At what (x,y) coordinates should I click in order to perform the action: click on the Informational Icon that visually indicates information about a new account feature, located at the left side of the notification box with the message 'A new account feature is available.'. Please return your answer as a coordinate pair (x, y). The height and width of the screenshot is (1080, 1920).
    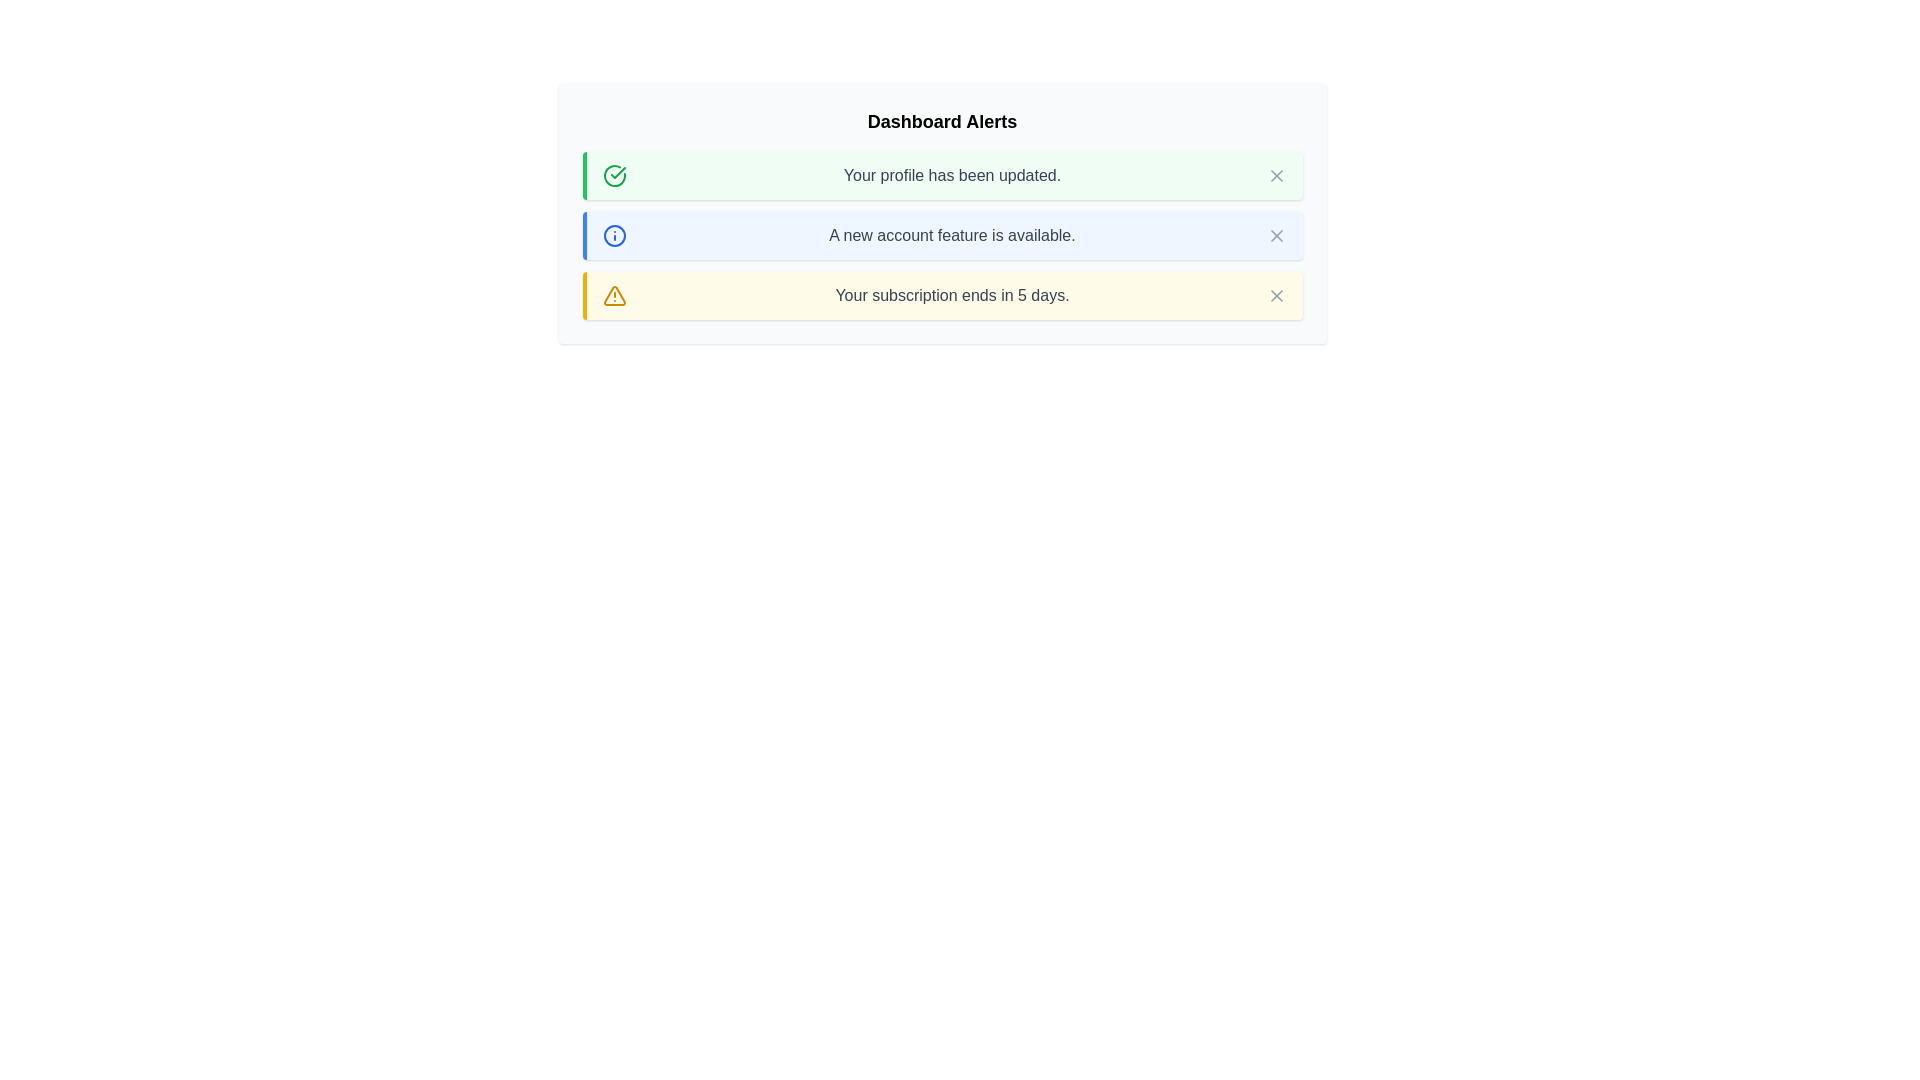
    Looking at the image, I should click on (613, 234).